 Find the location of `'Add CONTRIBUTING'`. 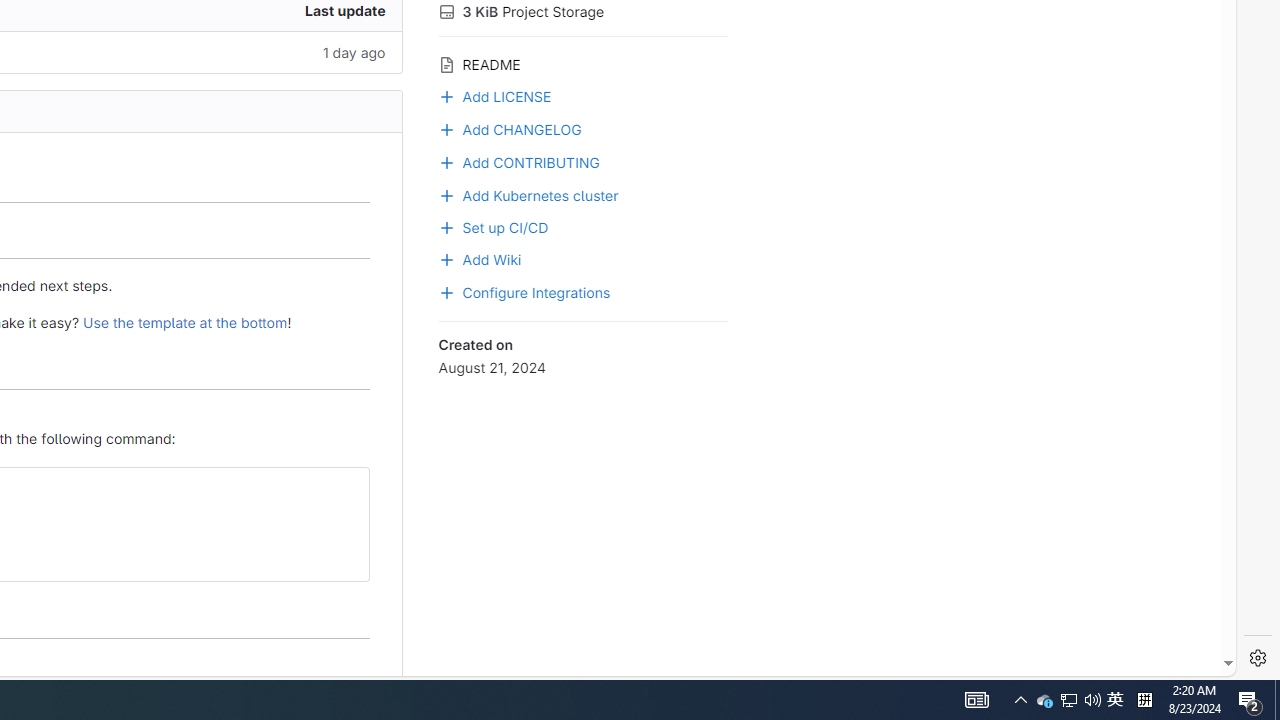

'Add CONTRIBUTING' is located at coordinates (519, 159).